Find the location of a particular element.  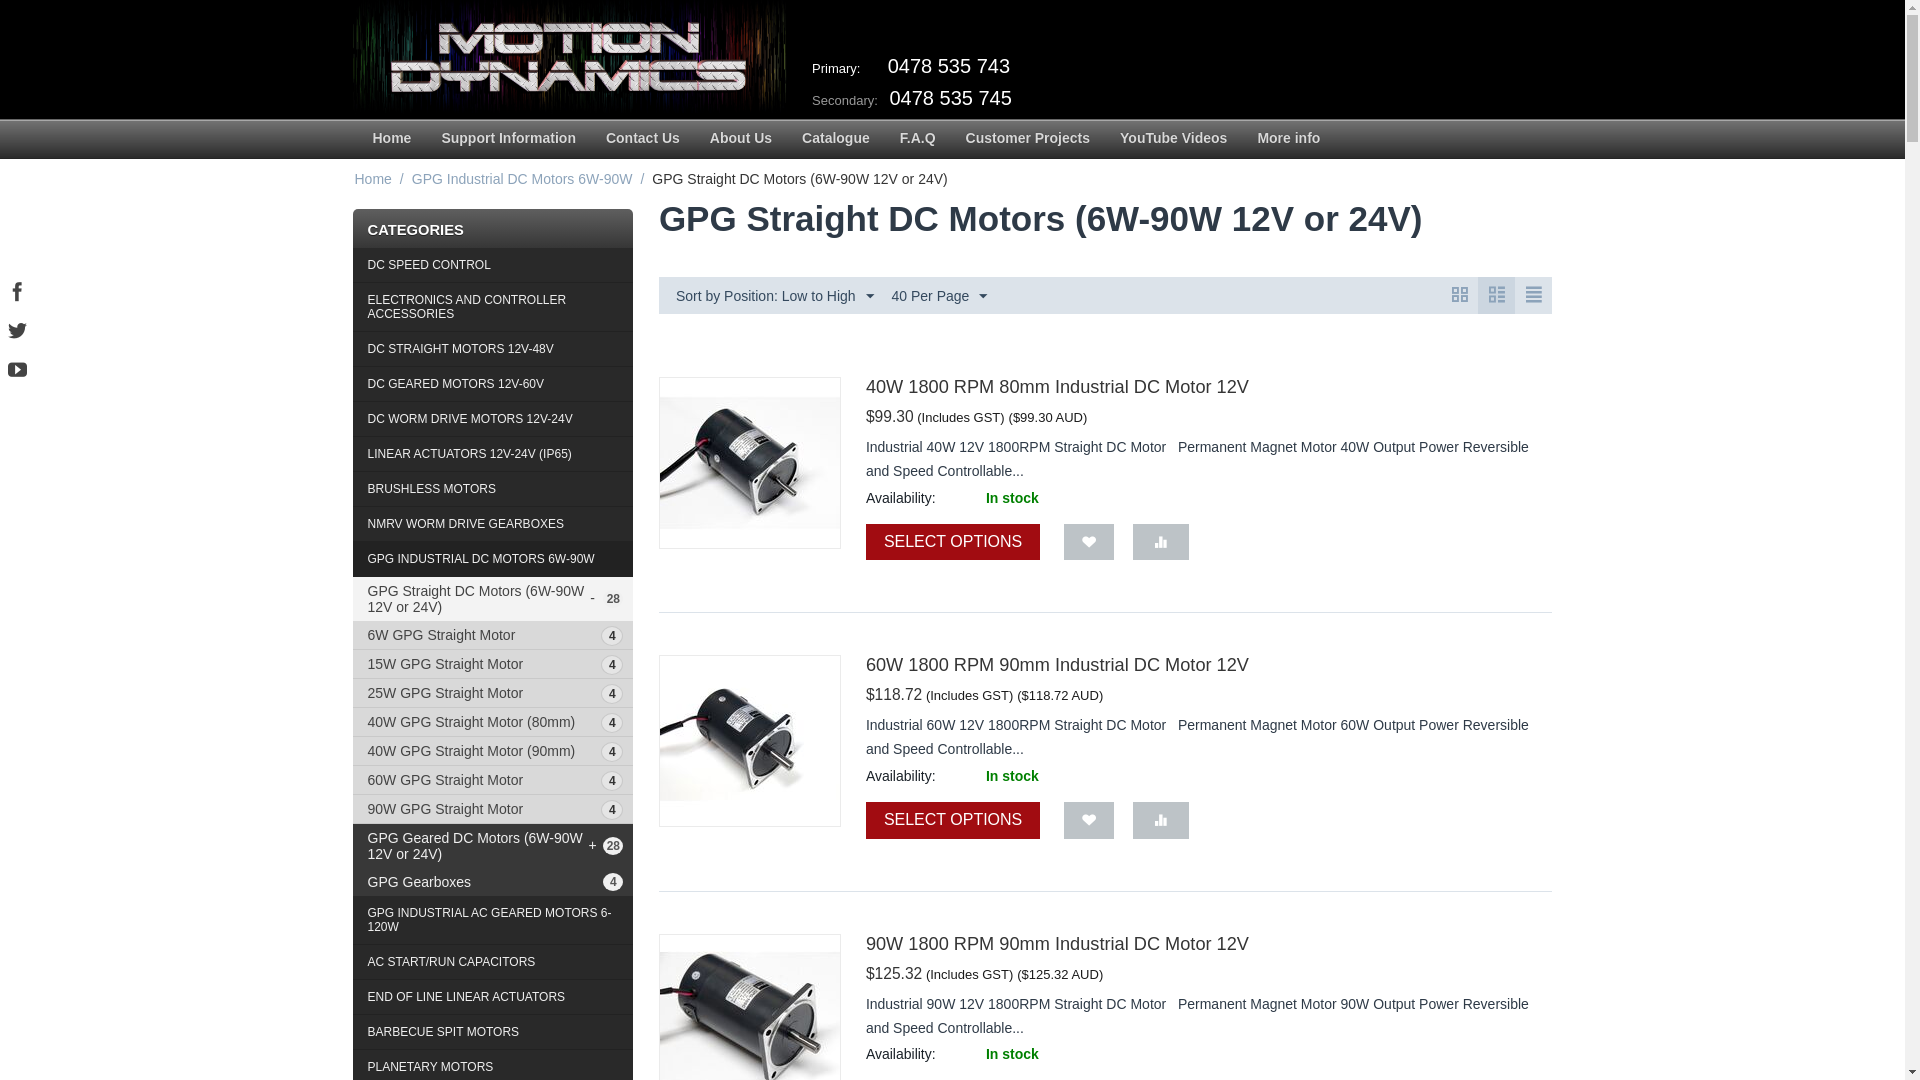

'YouTube Videos' is located at coordinates (1103, 138).